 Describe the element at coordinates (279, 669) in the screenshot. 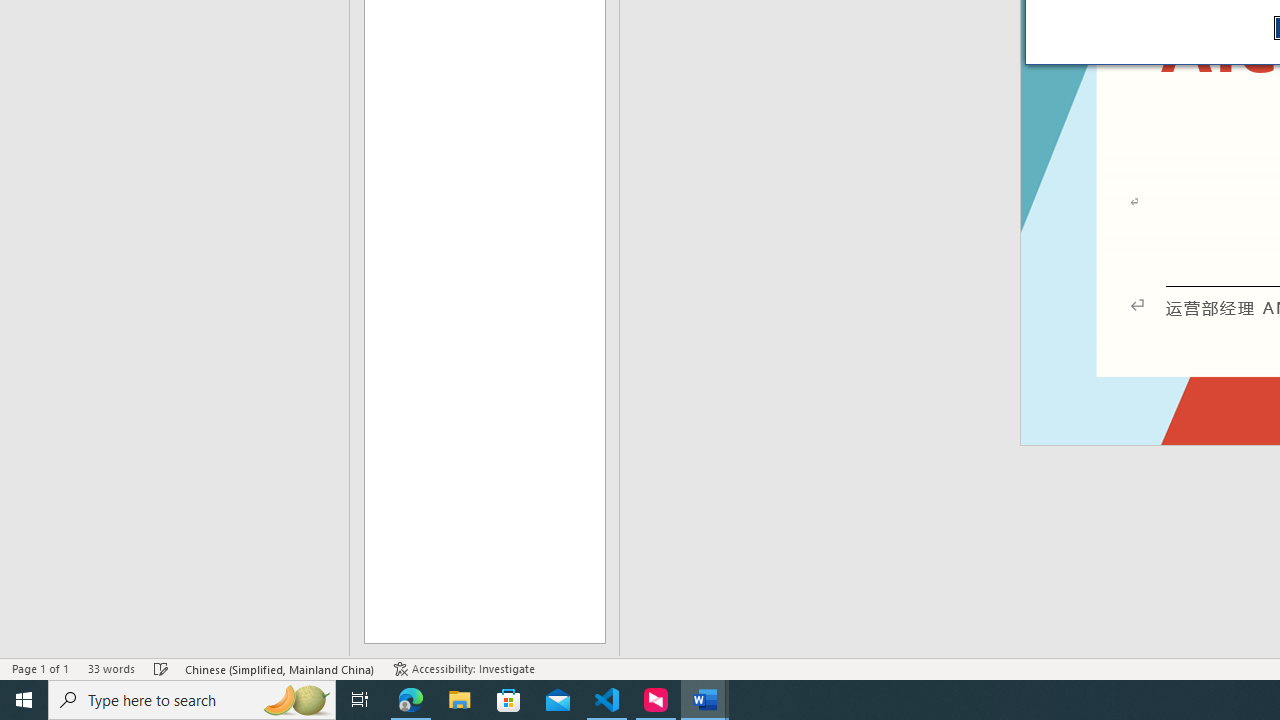

I see `'Language Chinese (Simplified, Mainland China)'` at that location.